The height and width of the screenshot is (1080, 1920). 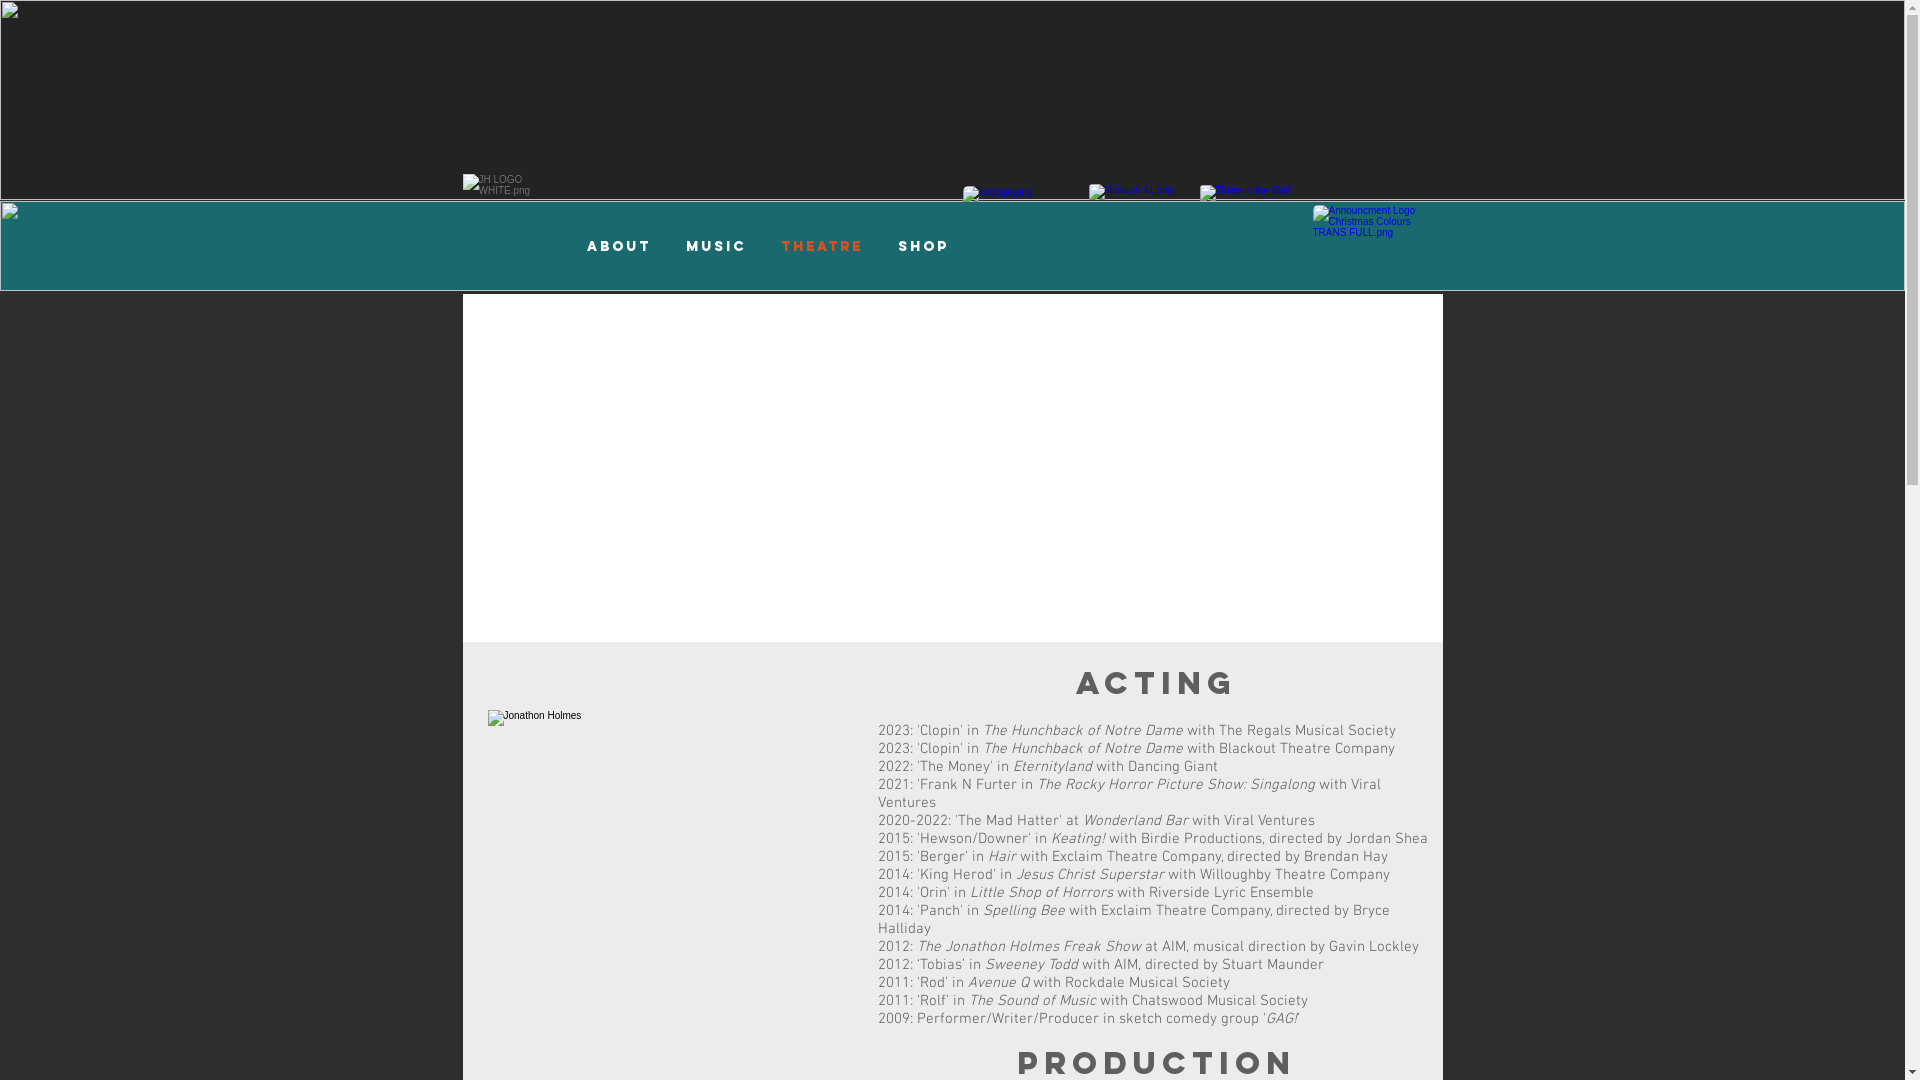 I want to click on 'THEATRE', so click(x=822, y=245).